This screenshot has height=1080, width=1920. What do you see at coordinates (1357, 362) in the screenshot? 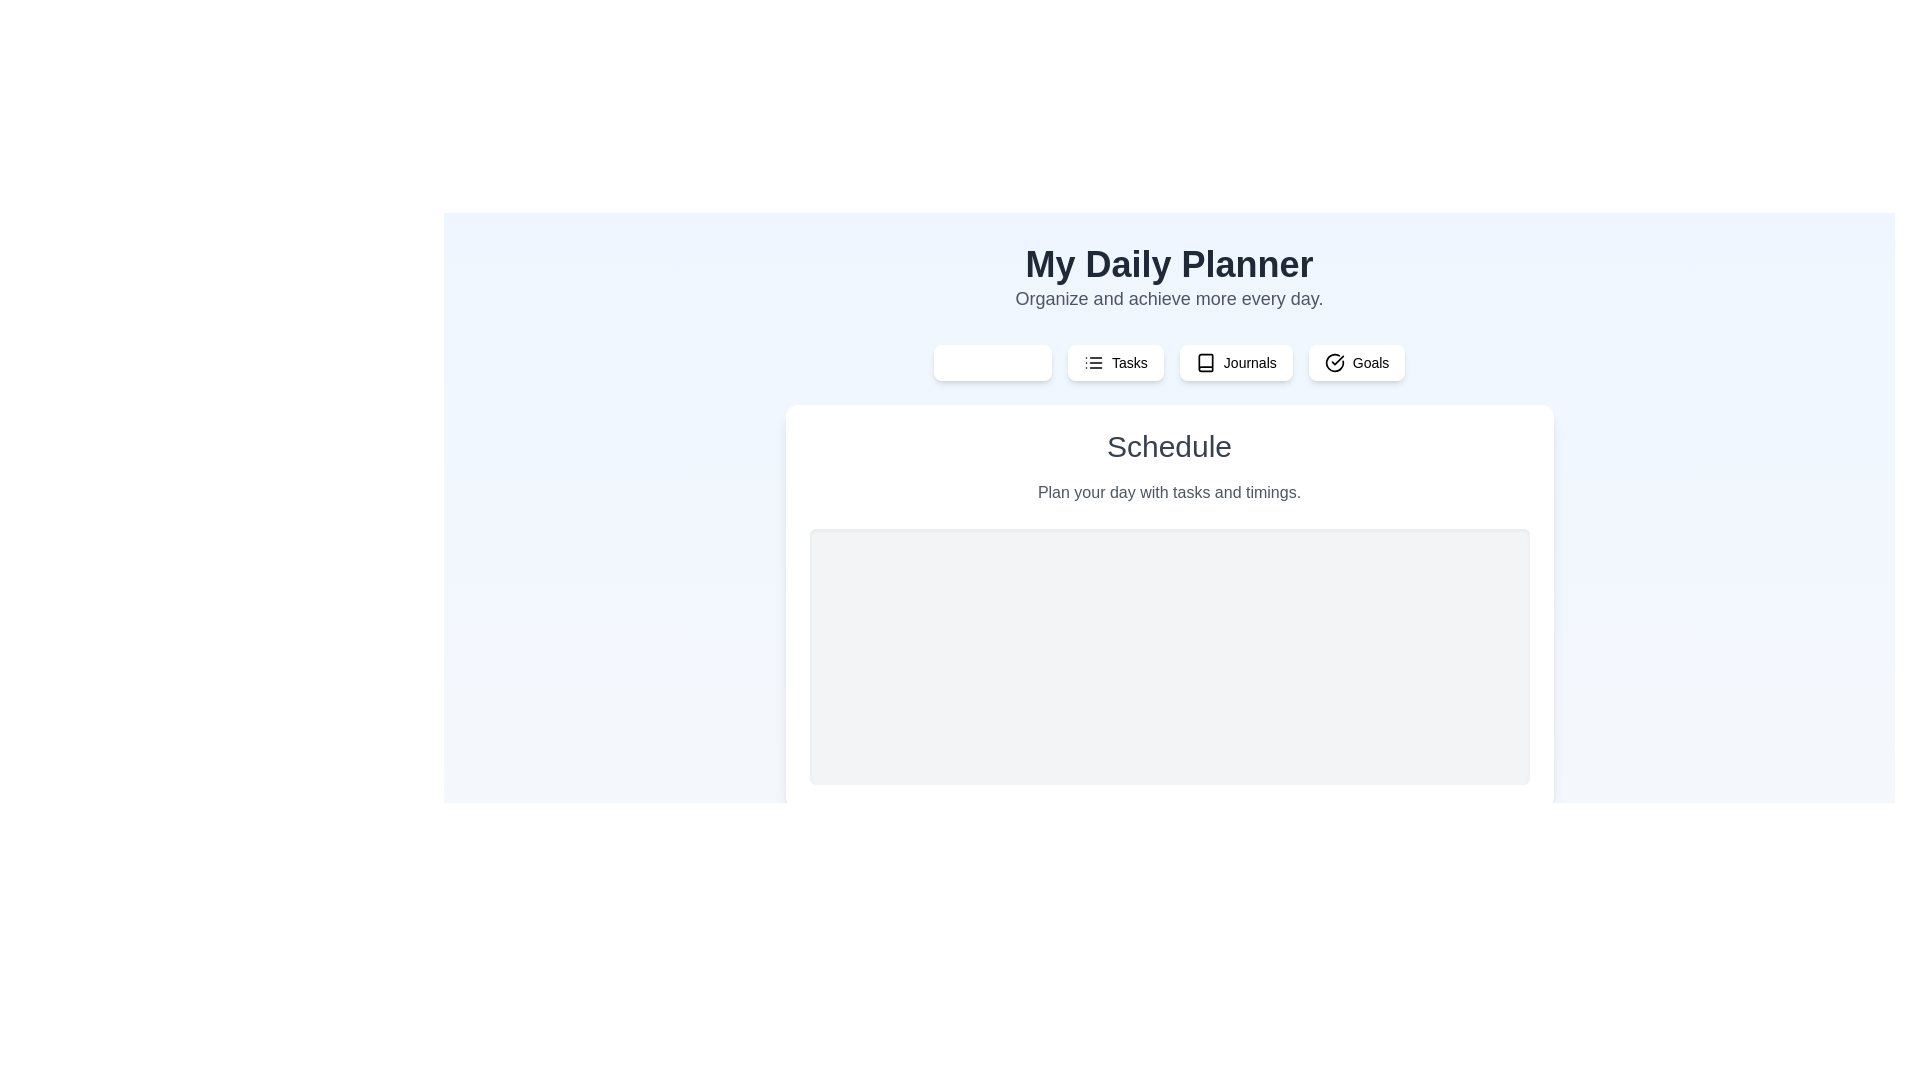
I see `the tab labeled Goals` at bounding box center [1357, 362].